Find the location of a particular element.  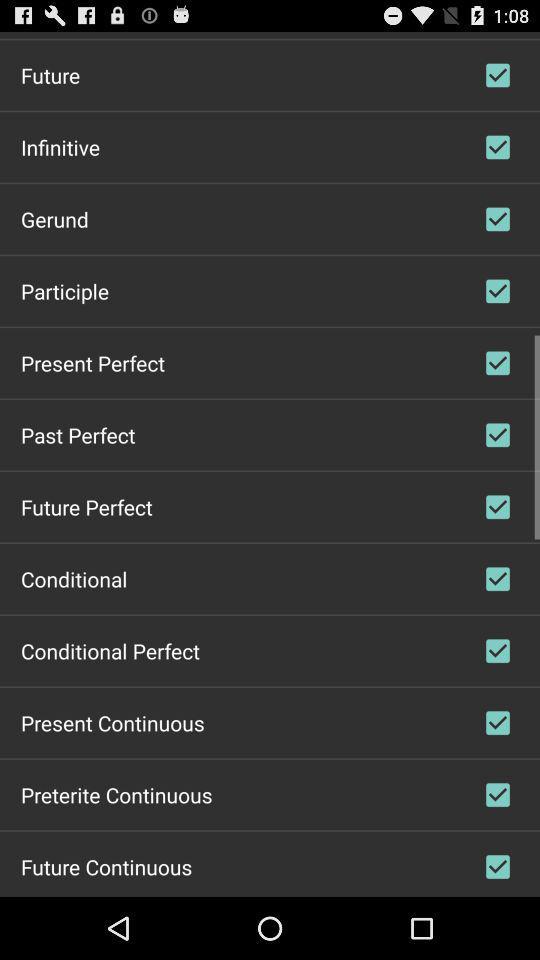

the app above the future continuous app is located at coordinates (116, 794).